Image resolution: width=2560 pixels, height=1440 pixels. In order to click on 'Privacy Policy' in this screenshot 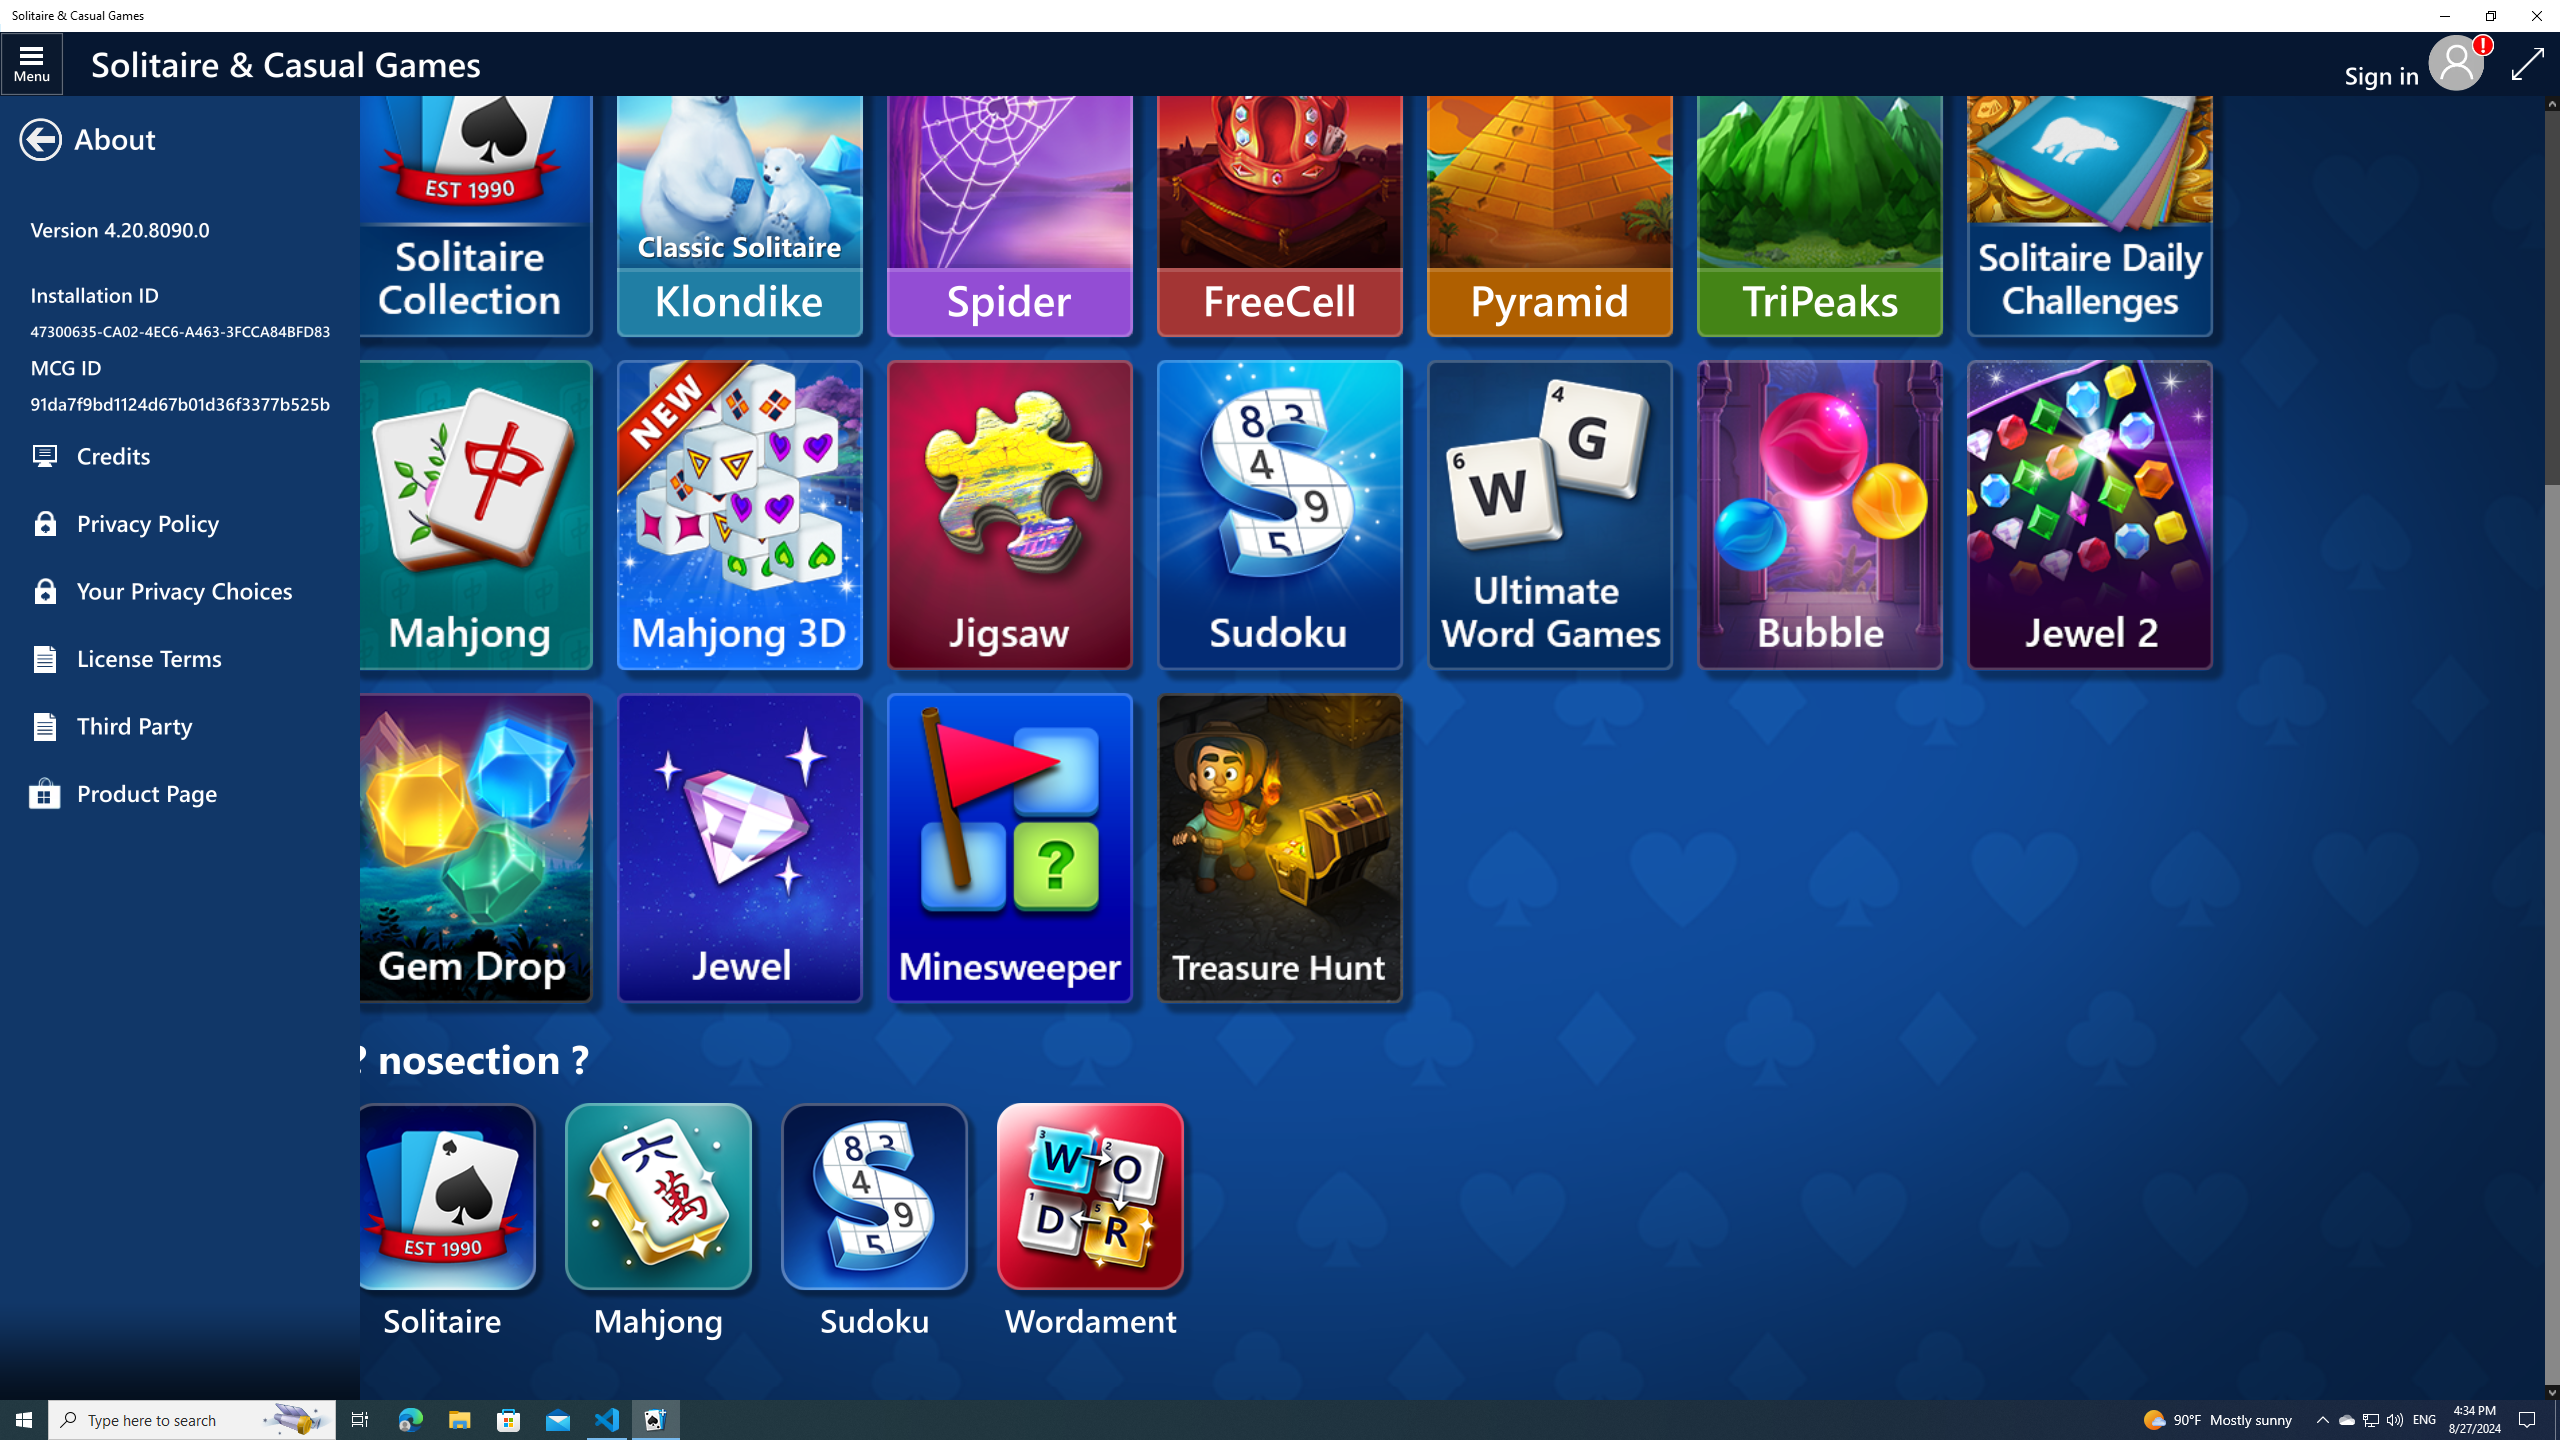, I will do `click(179, 524)`.